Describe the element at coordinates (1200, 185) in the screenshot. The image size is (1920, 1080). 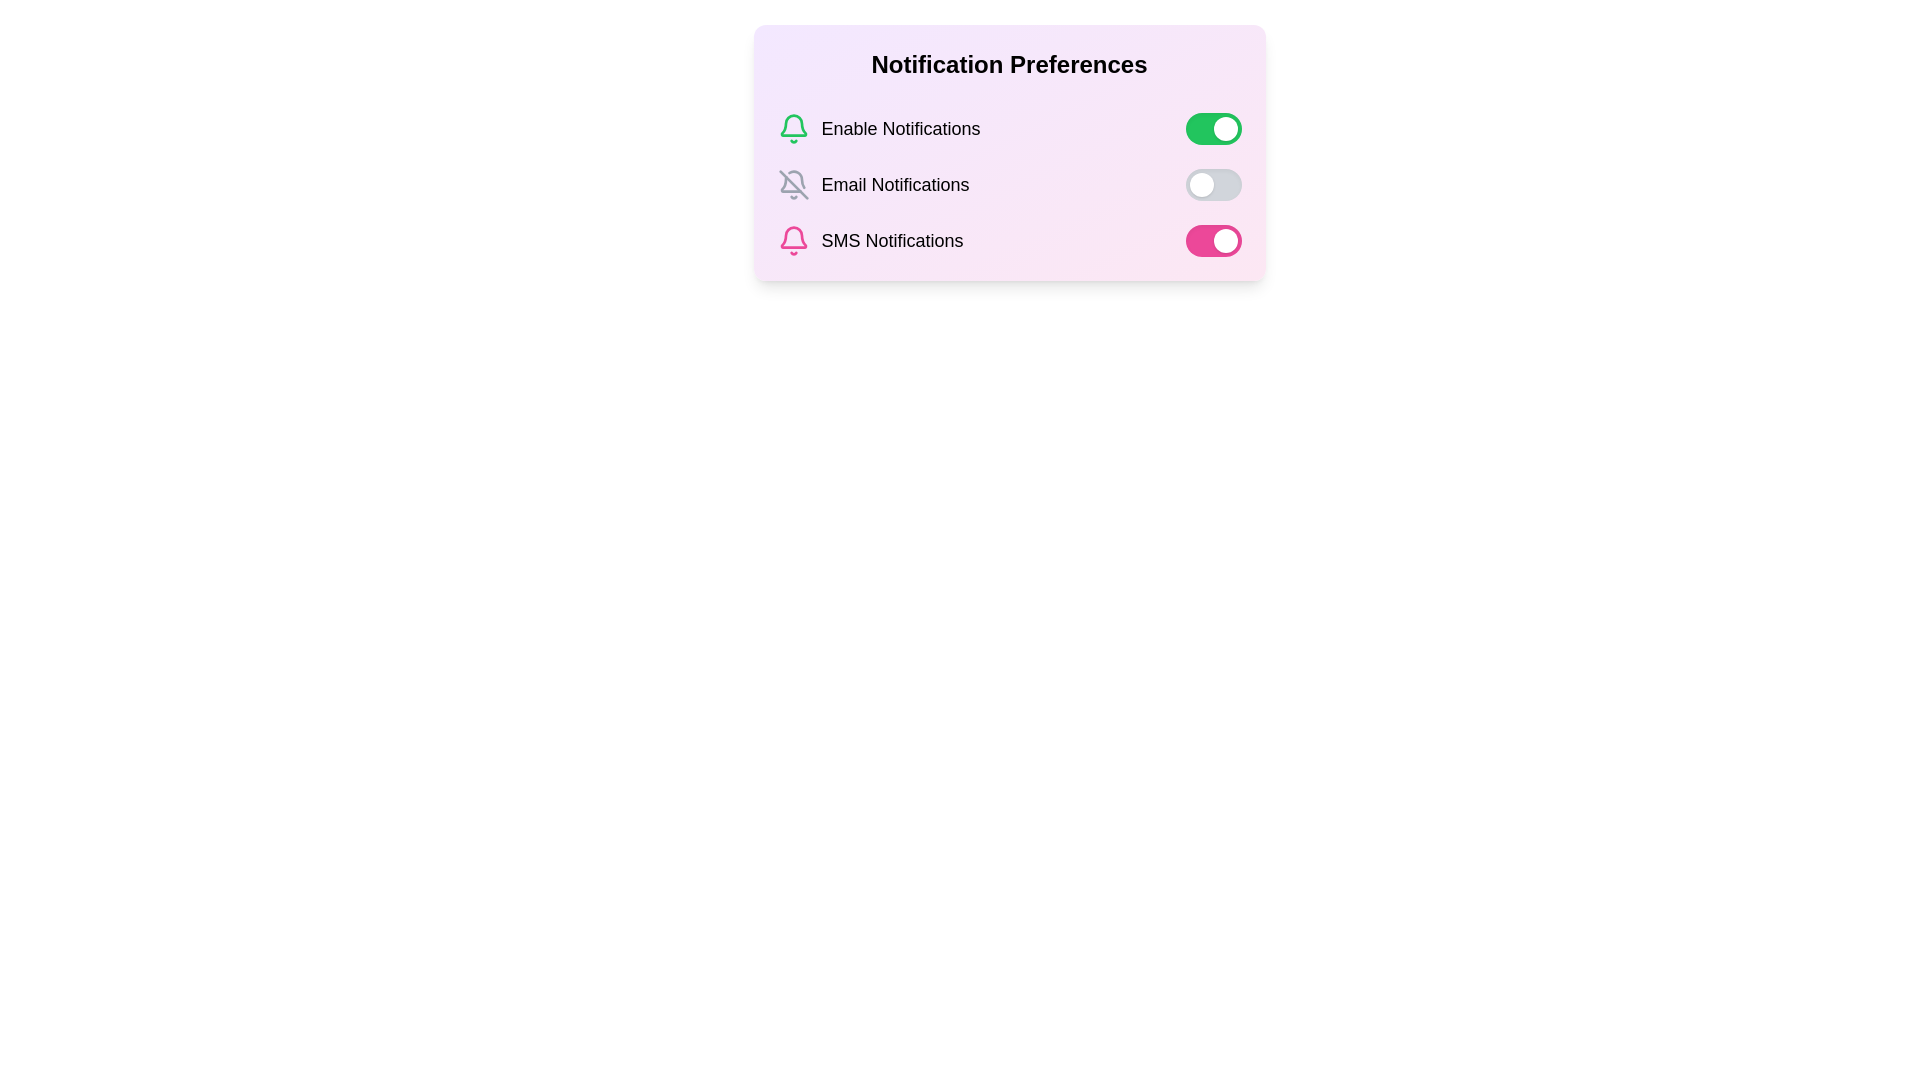
I see `the circular toggle indicator of the gray toggle switch for the 'Email Notifications' setting in the second row` at that location.